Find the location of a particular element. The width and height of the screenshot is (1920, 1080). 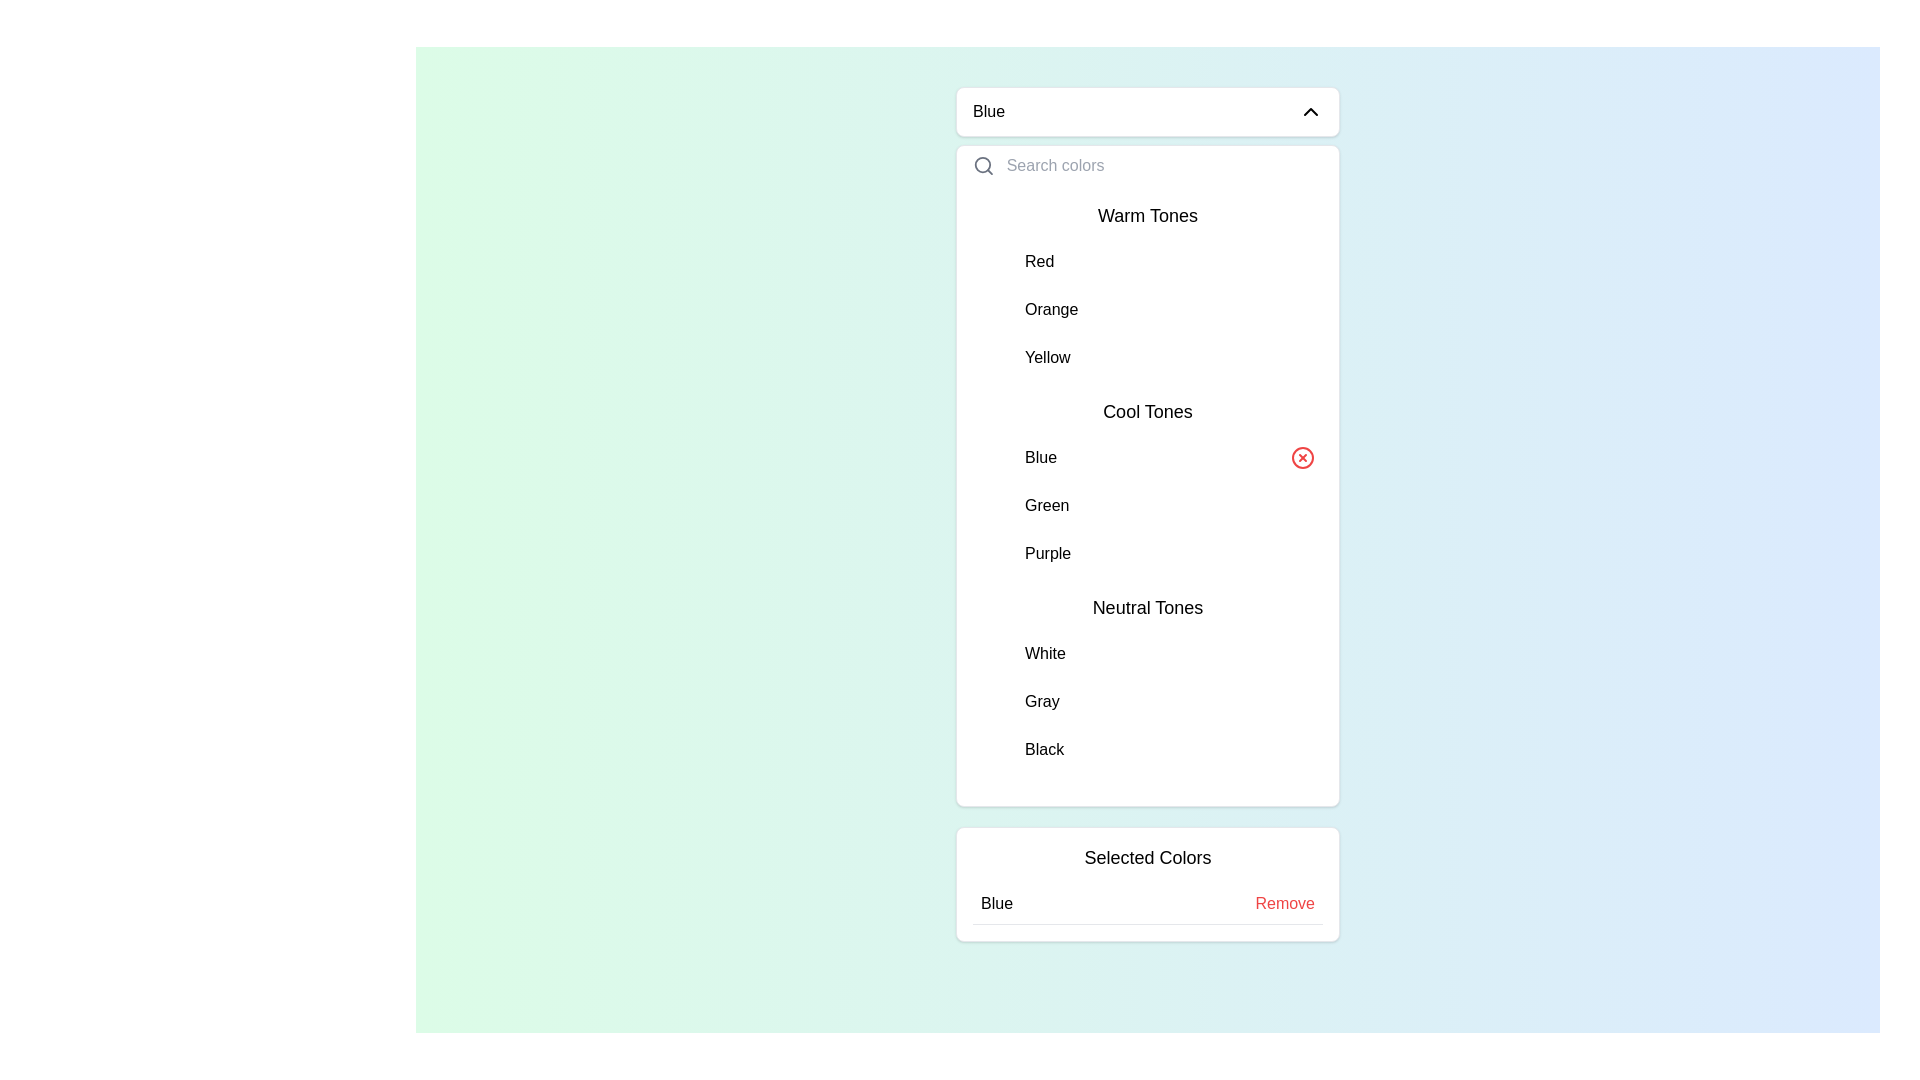

the third selectable color option labeled 'Purple' in the dropdown menu is located at coordinates (1147, 554).